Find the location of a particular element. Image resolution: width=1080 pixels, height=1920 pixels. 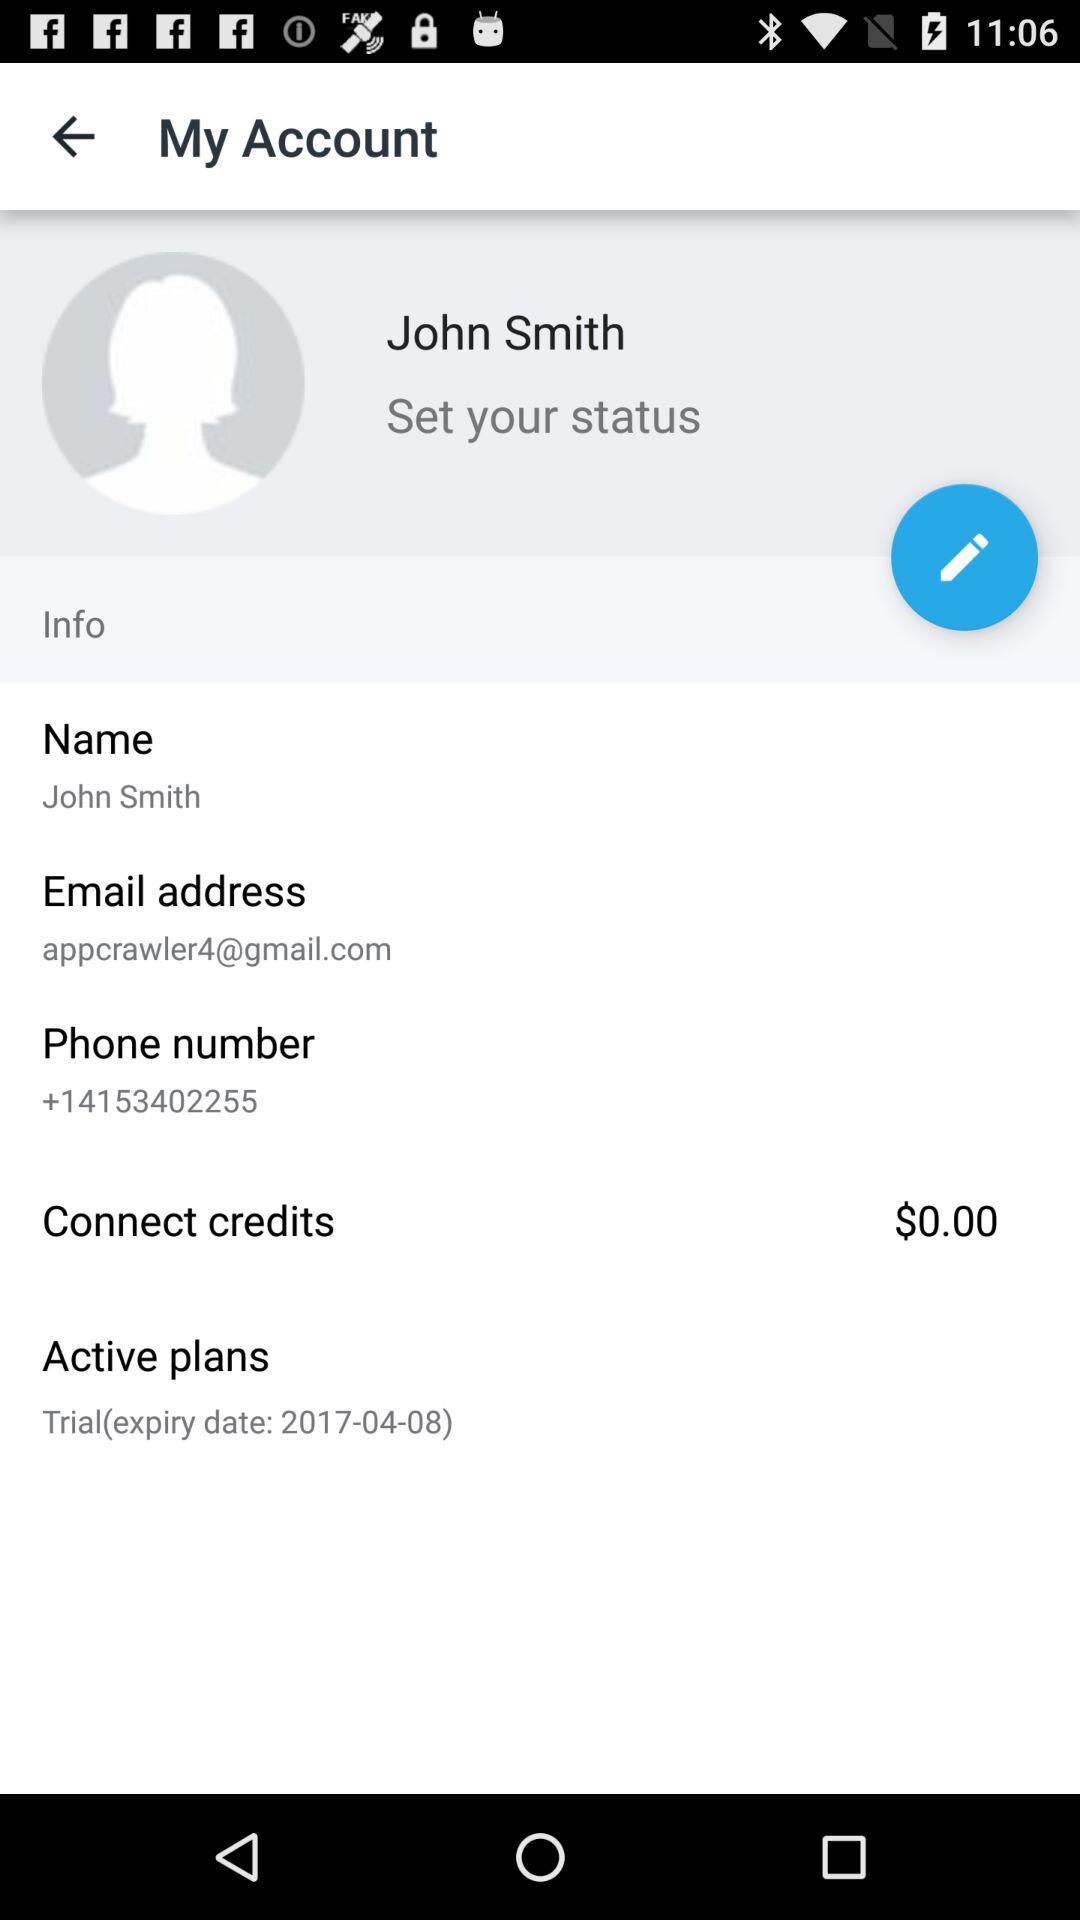

the text below phone number is located at coordinates (532, 1094).